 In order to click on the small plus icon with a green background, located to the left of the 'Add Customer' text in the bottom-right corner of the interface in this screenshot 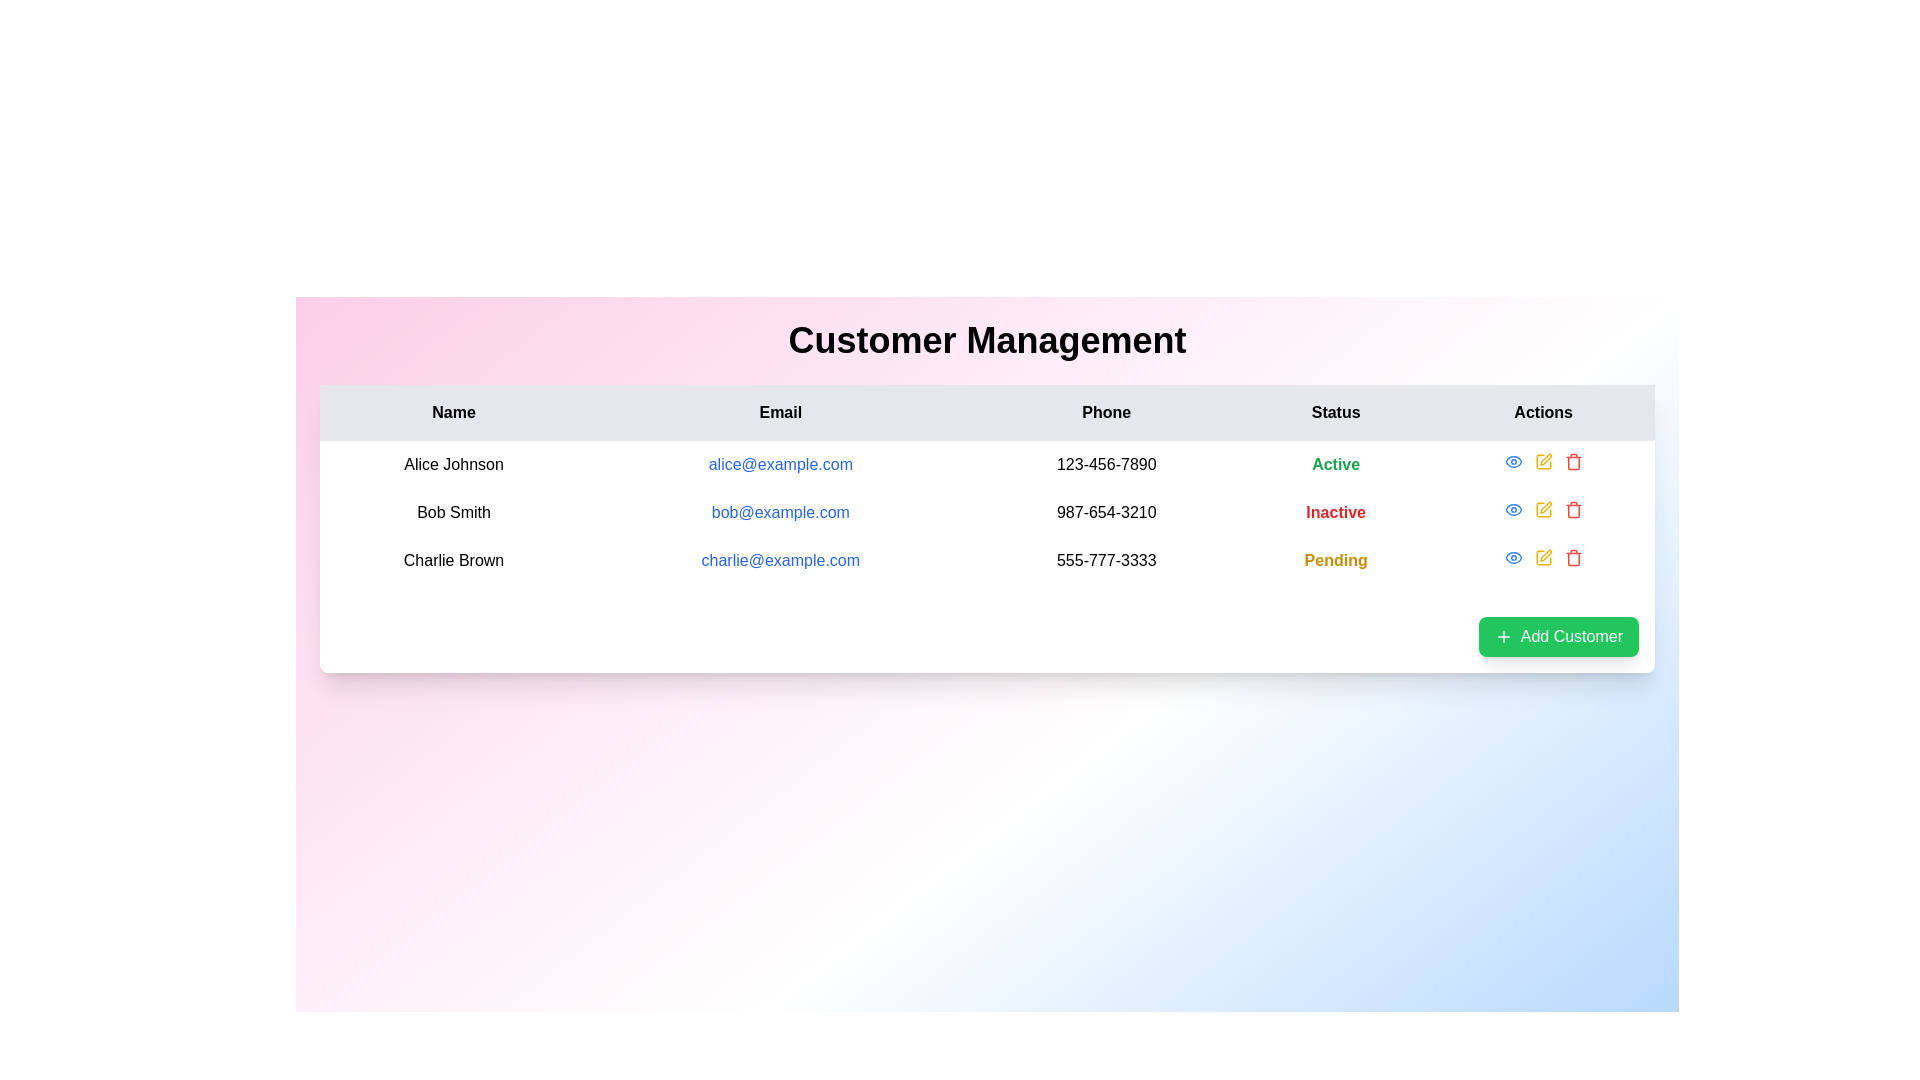, I will do `click(1503, 636)`.